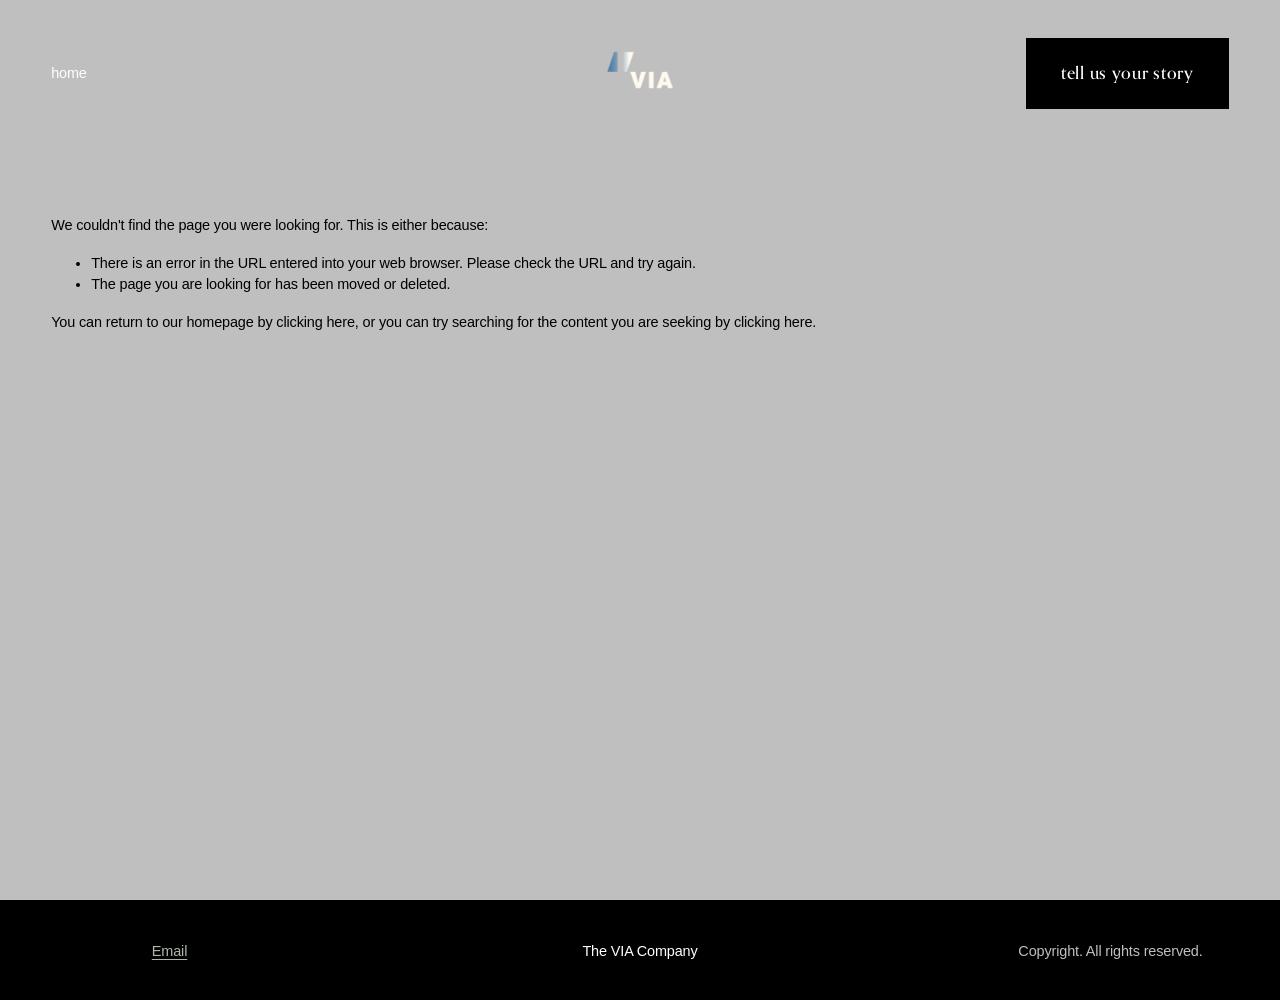 The height and width of the screenshot is (1000, 1280). I want to click on 'You can return to our homepage by', so click(163, 321).